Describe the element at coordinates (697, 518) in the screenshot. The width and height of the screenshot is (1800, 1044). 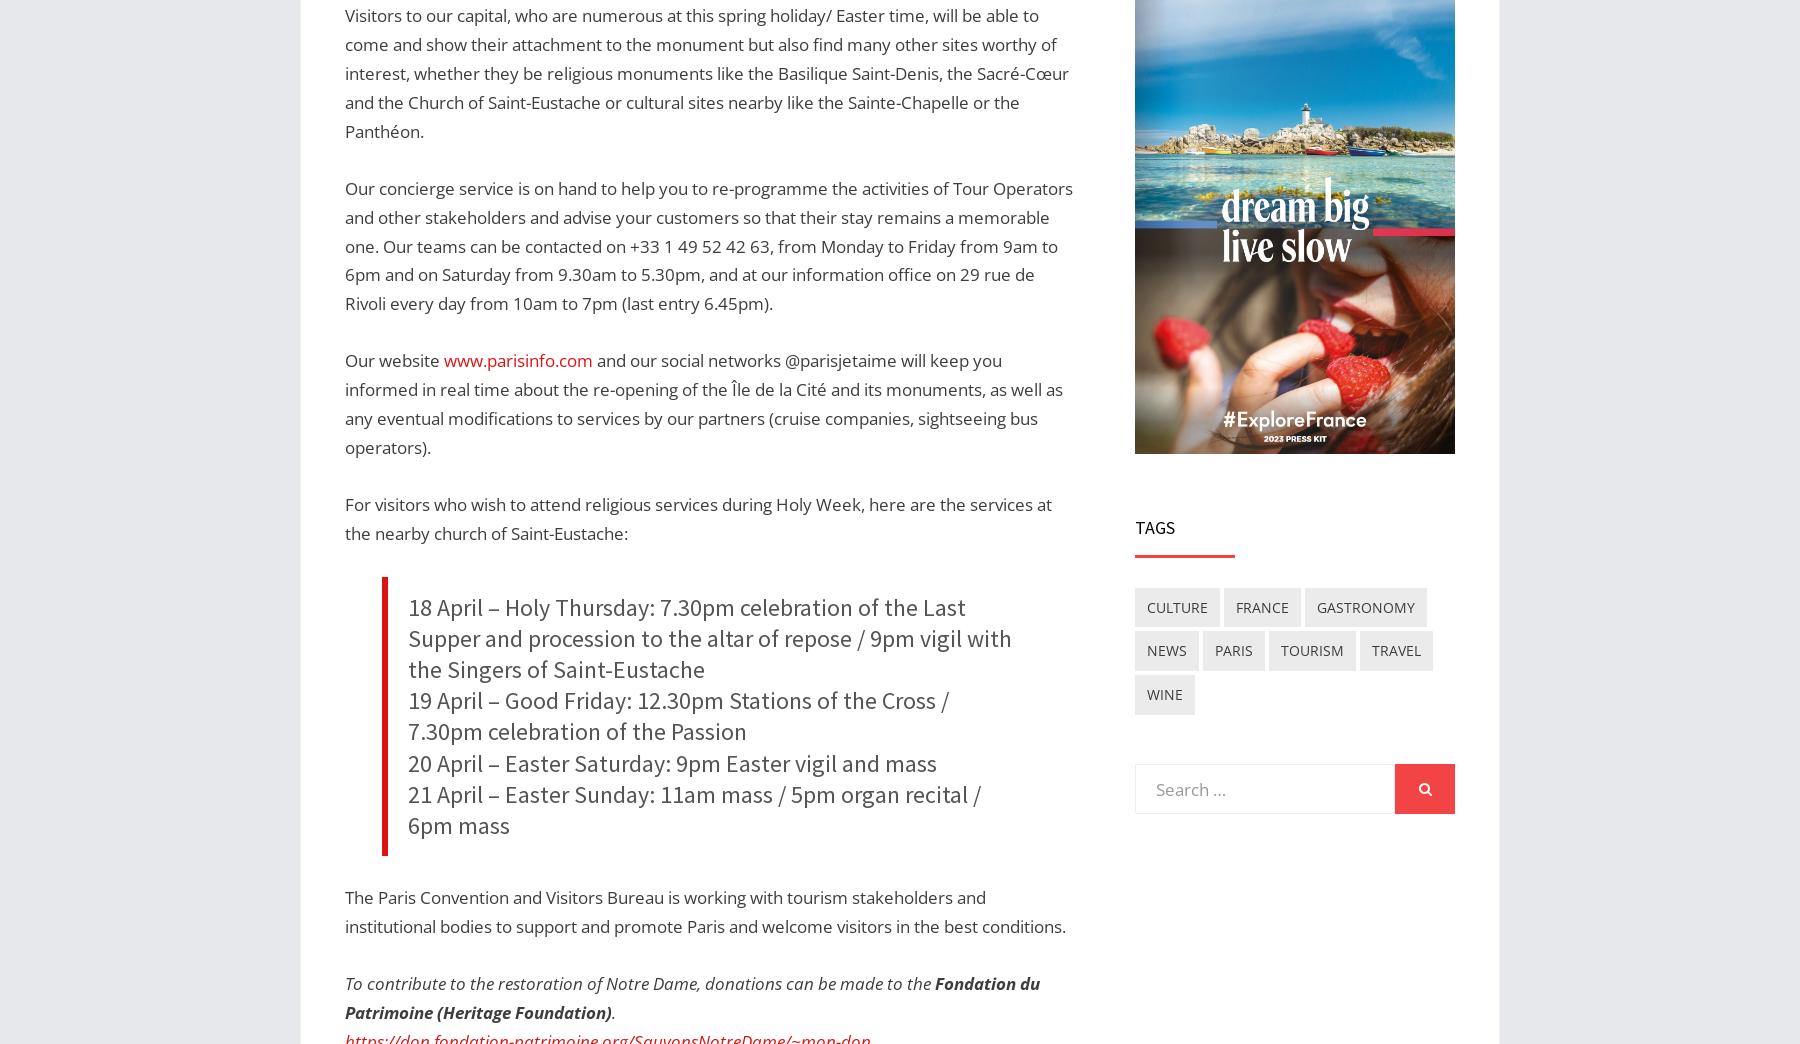
I see `'For visitors who wish to attend religious services during Holy Week, here are the services at the nearby church of Saint-Eustache:'` at that location.